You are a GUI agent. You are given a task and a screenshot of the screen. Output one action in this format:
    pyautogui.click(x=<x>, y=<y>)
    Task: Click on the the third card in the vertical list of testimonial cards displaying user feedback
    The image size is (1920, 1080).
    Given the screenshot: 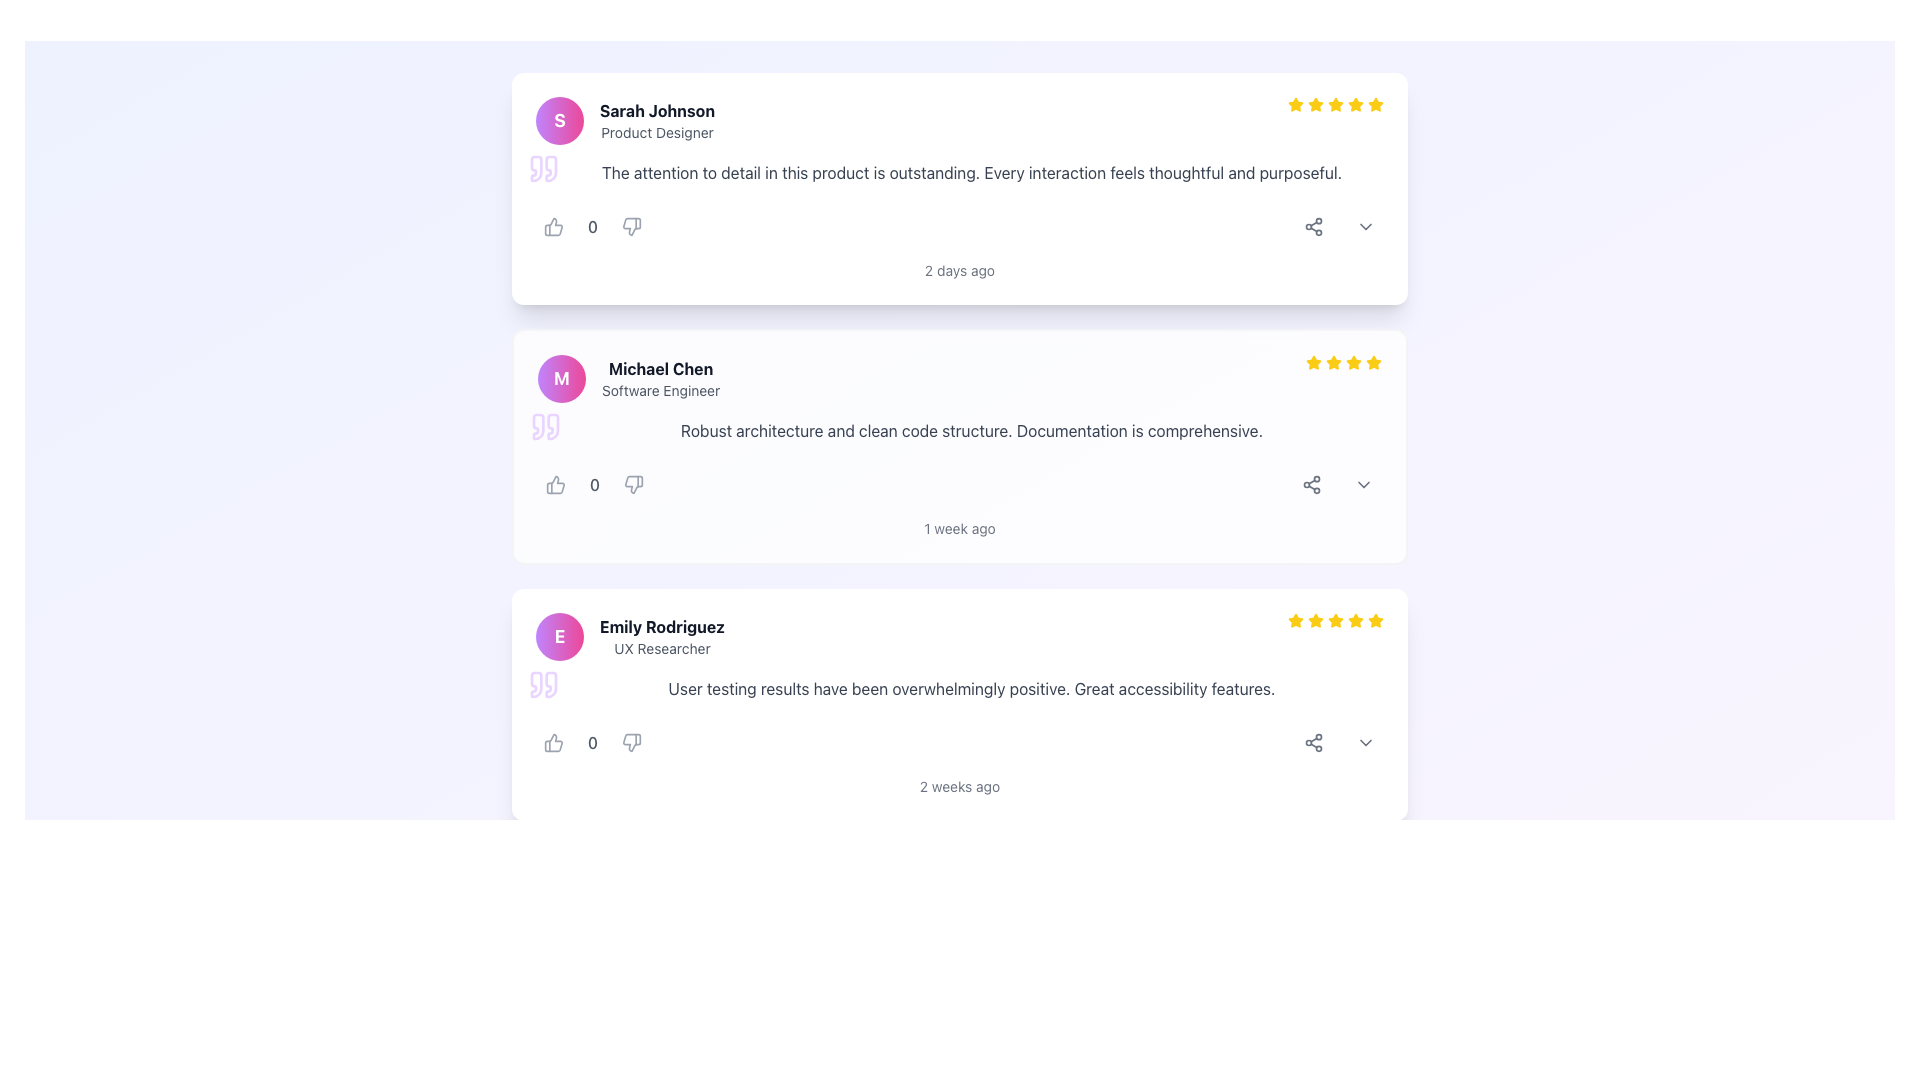 What is the action you would take?
    pyautogui.click(x=960, y=704)
    